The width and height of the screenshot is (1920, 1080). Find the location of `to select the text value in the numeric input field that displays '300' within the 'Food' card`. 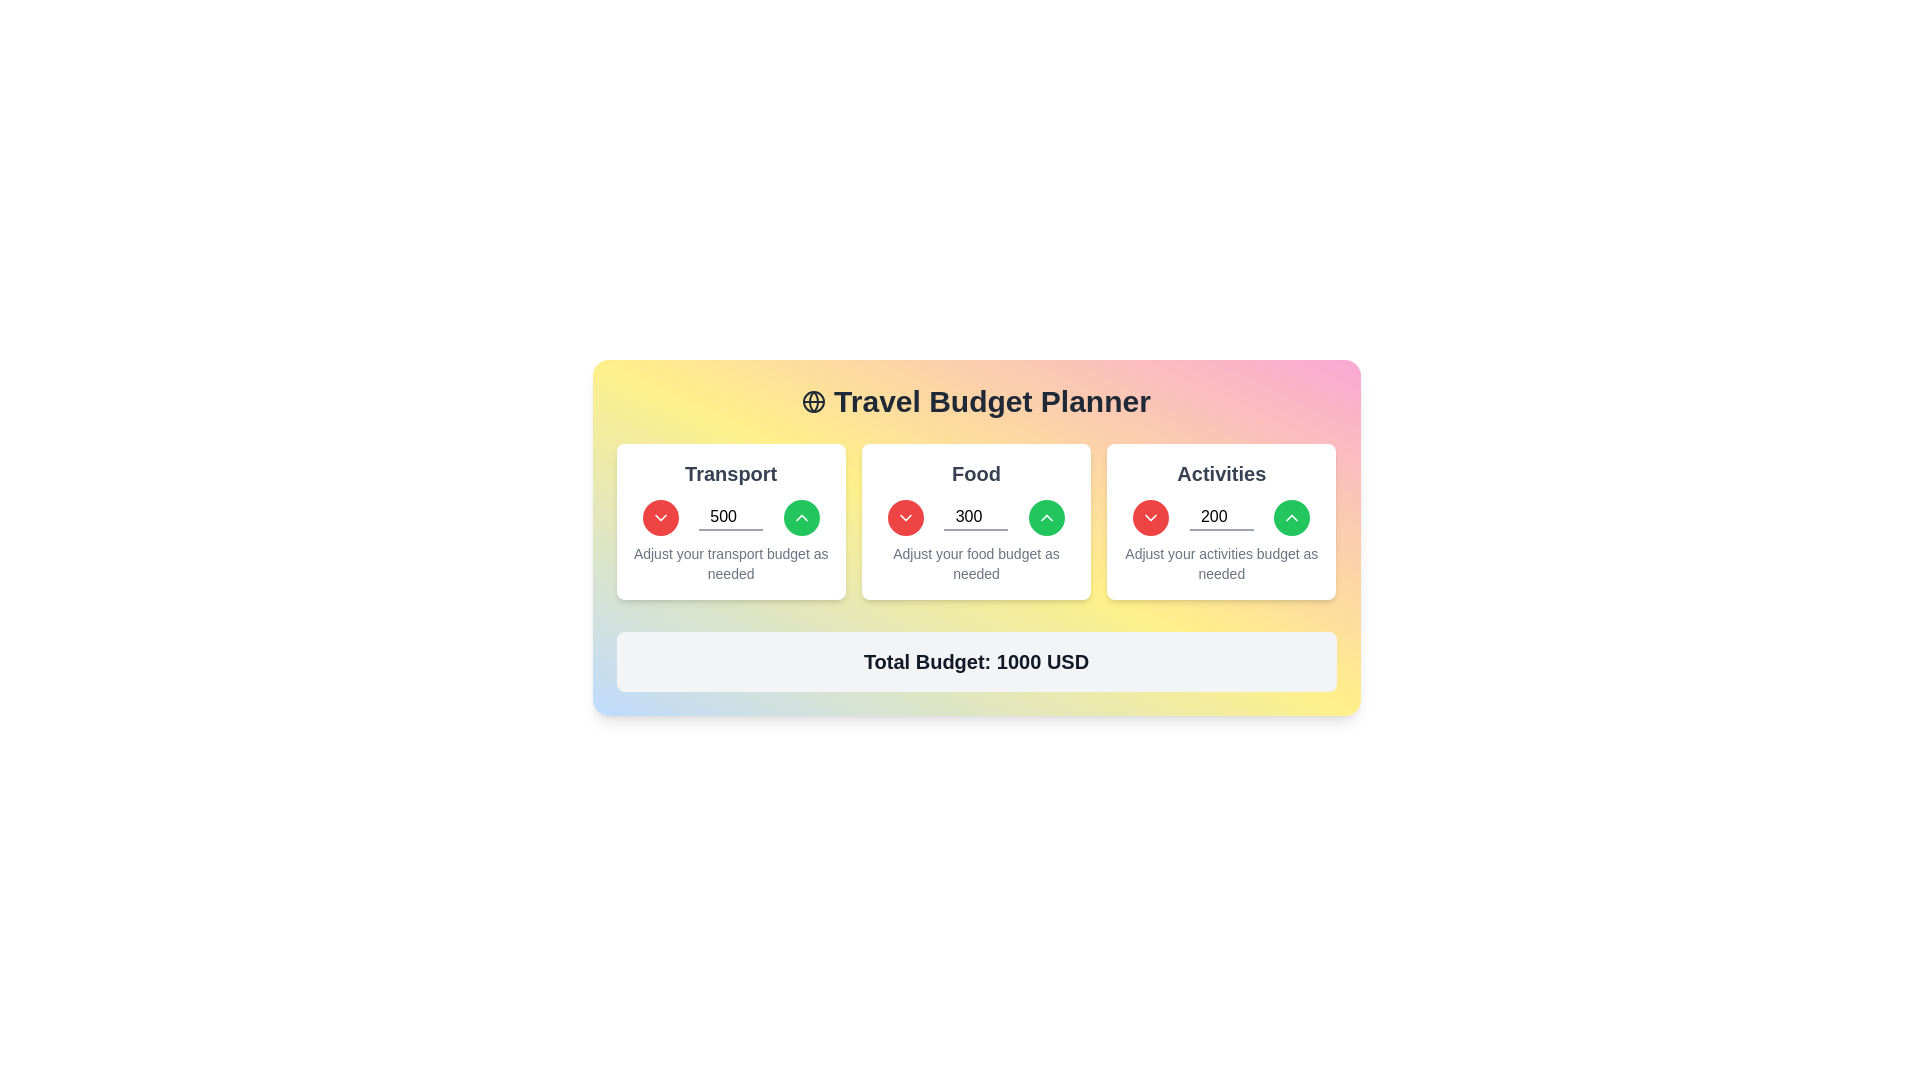

to select the text value in the numeric input field that displays '300' within the 'Food' card is located at coordinates (976, 516).